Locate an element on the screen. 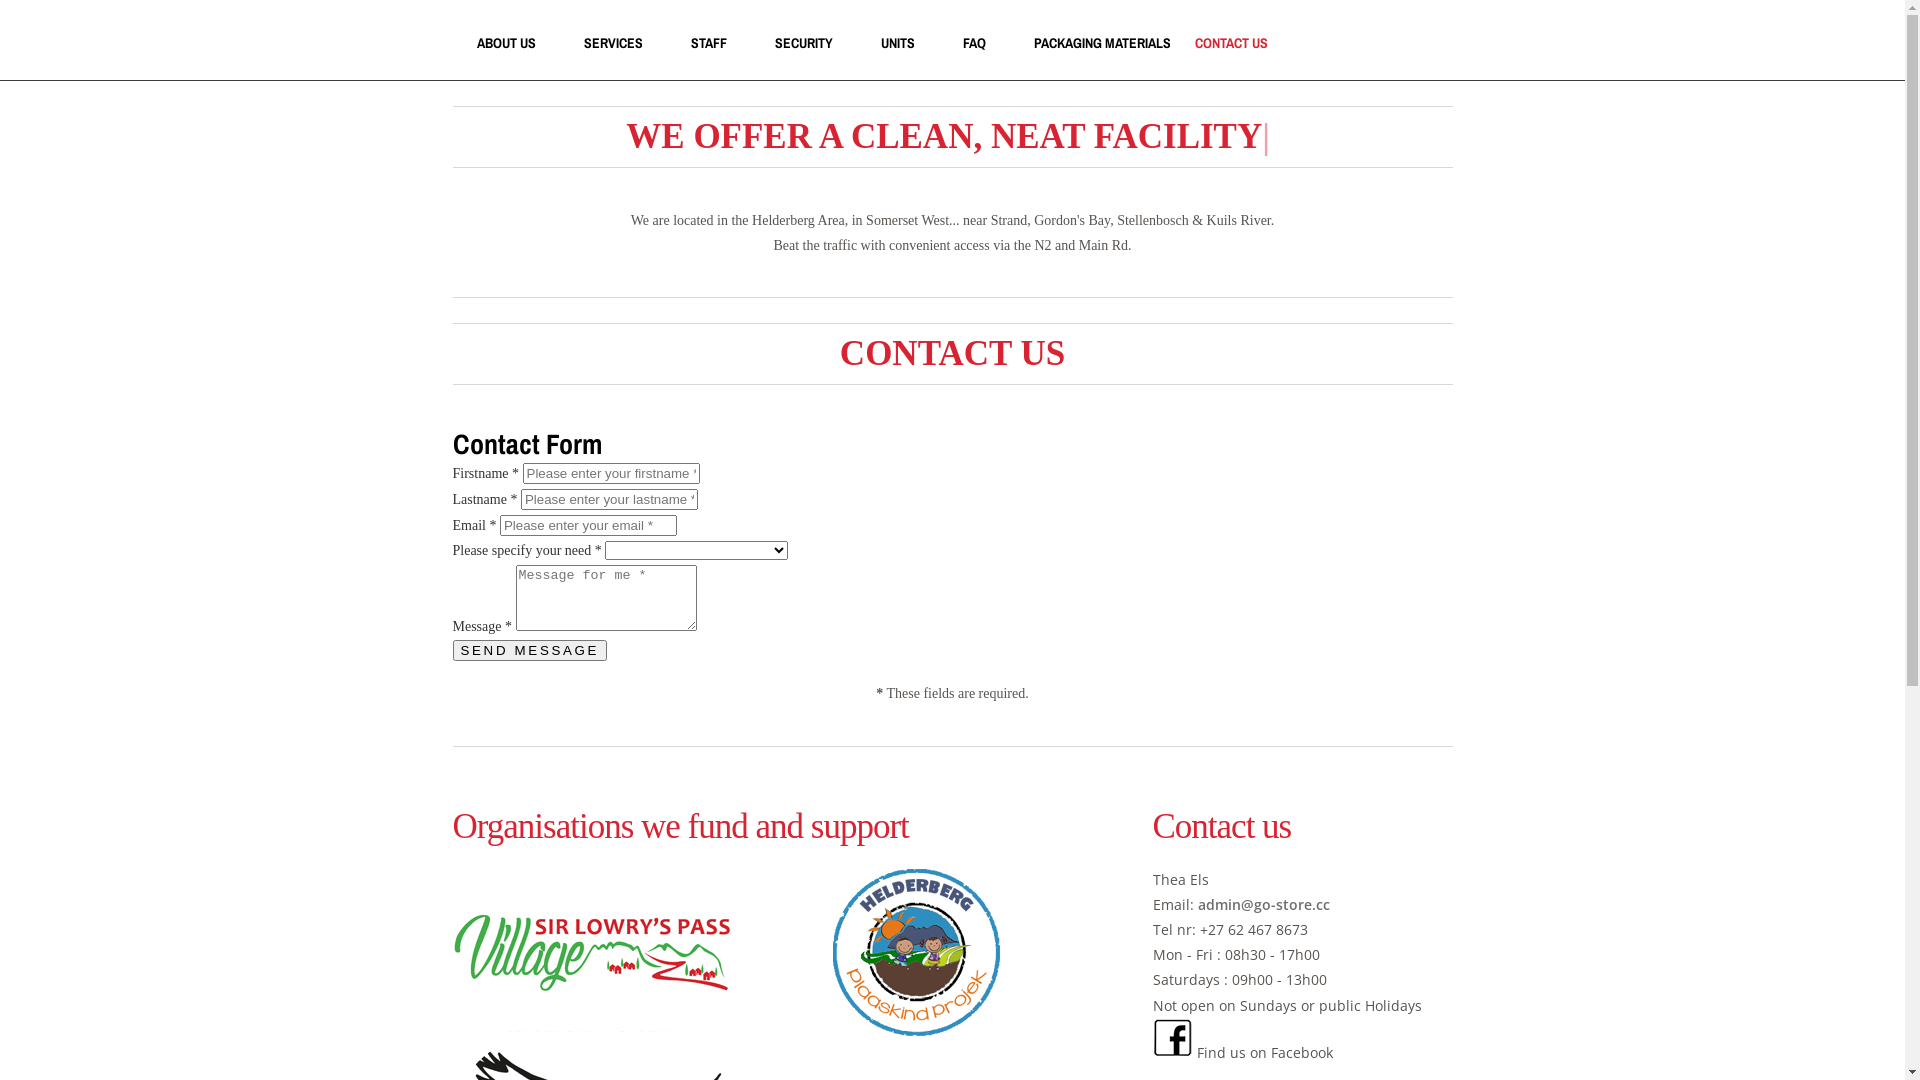  'PACKAGING MATERIALS' is located at coordinates (1033, 42).